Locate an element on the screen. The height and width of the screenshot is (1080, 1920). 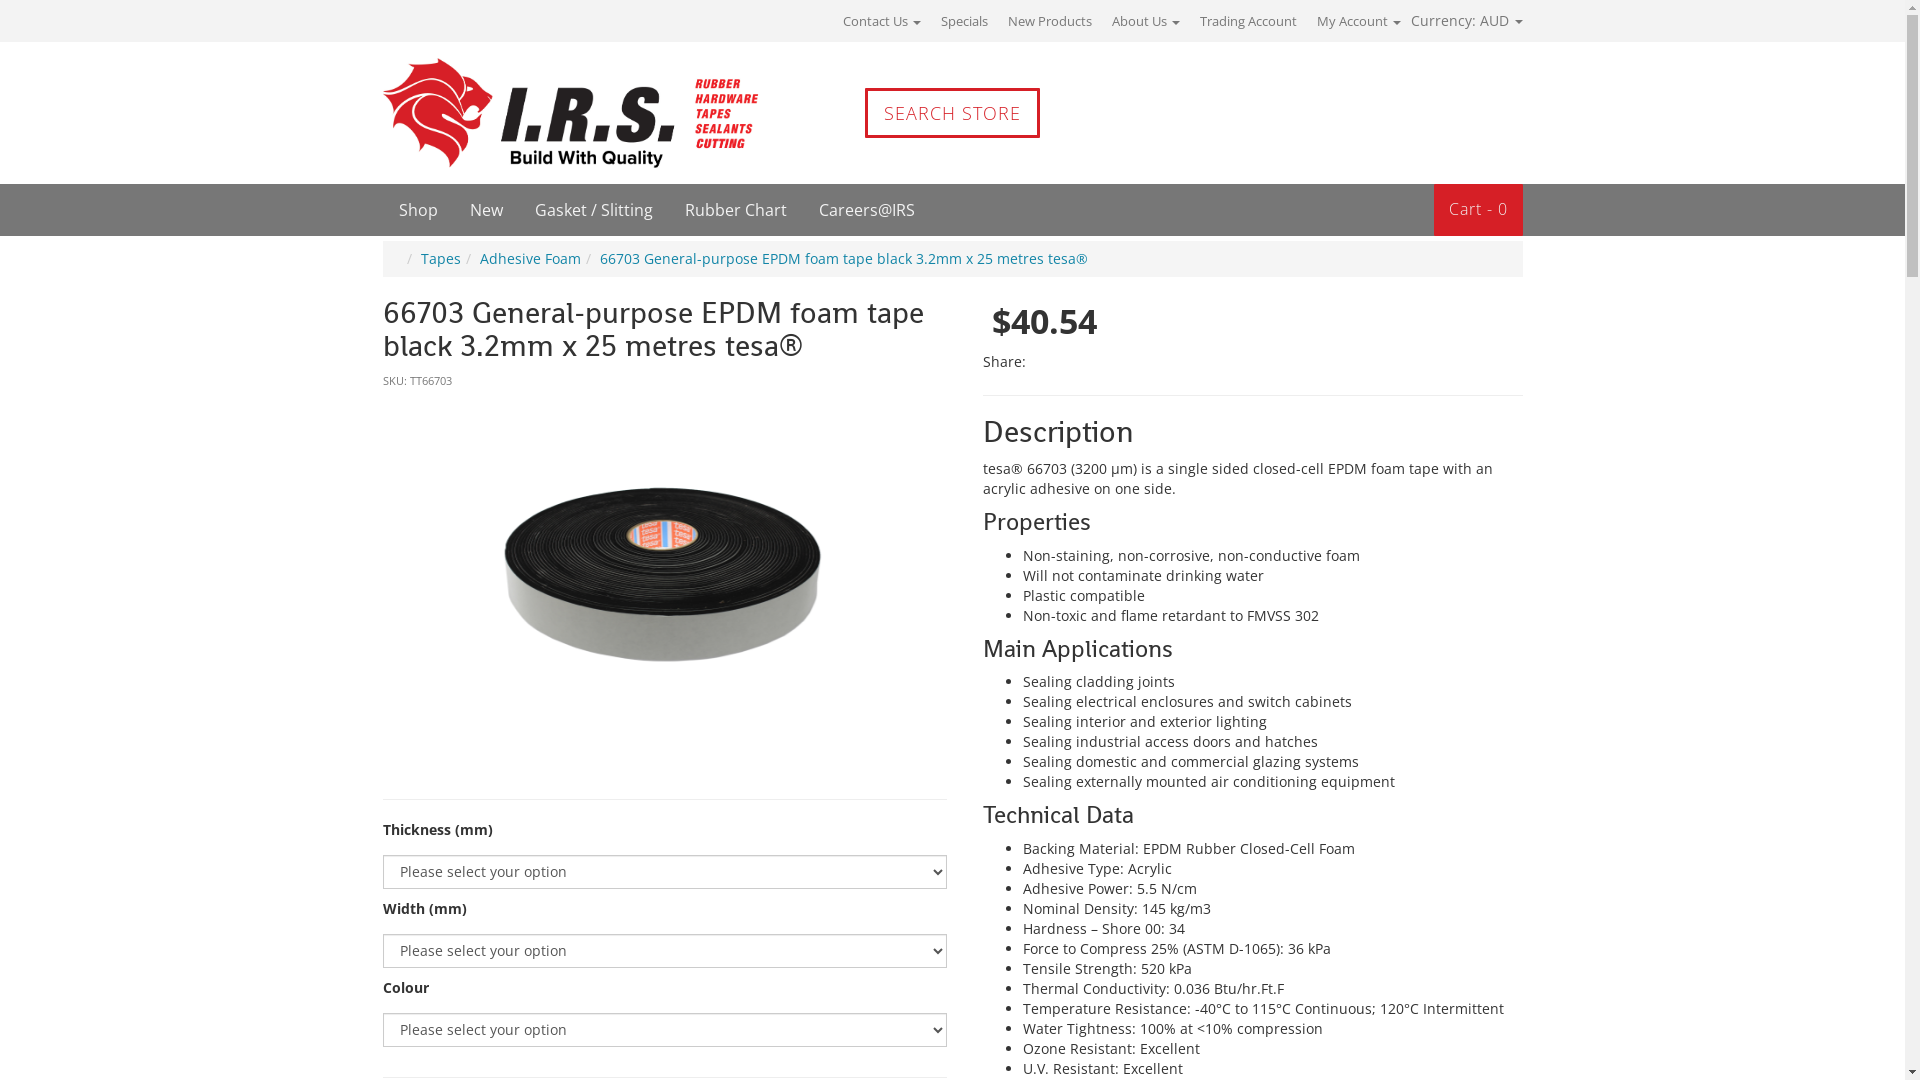
'Gasket / Slitting' is located at coordinates (592, 209).